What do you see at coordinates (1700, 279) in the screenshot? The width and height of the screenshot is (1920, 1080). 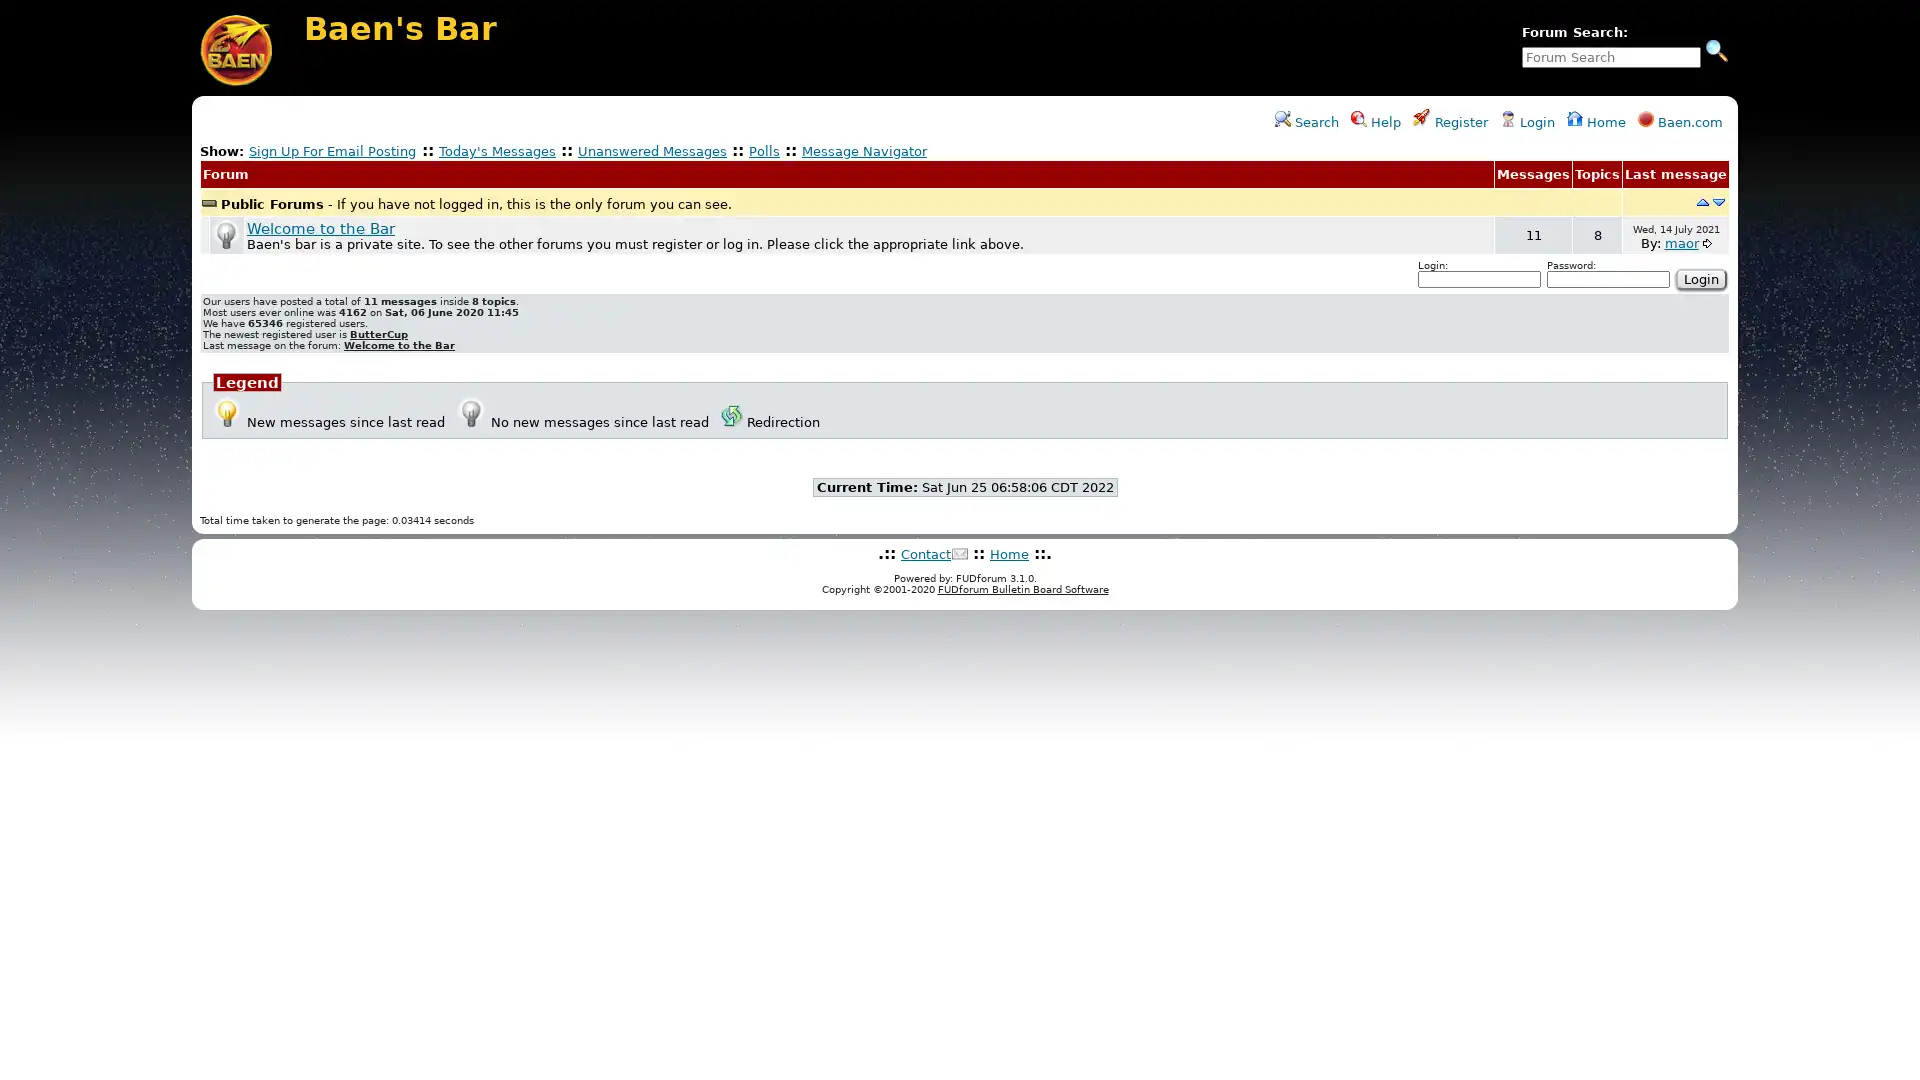 I see `Login` at bounding box center [1700, 279].